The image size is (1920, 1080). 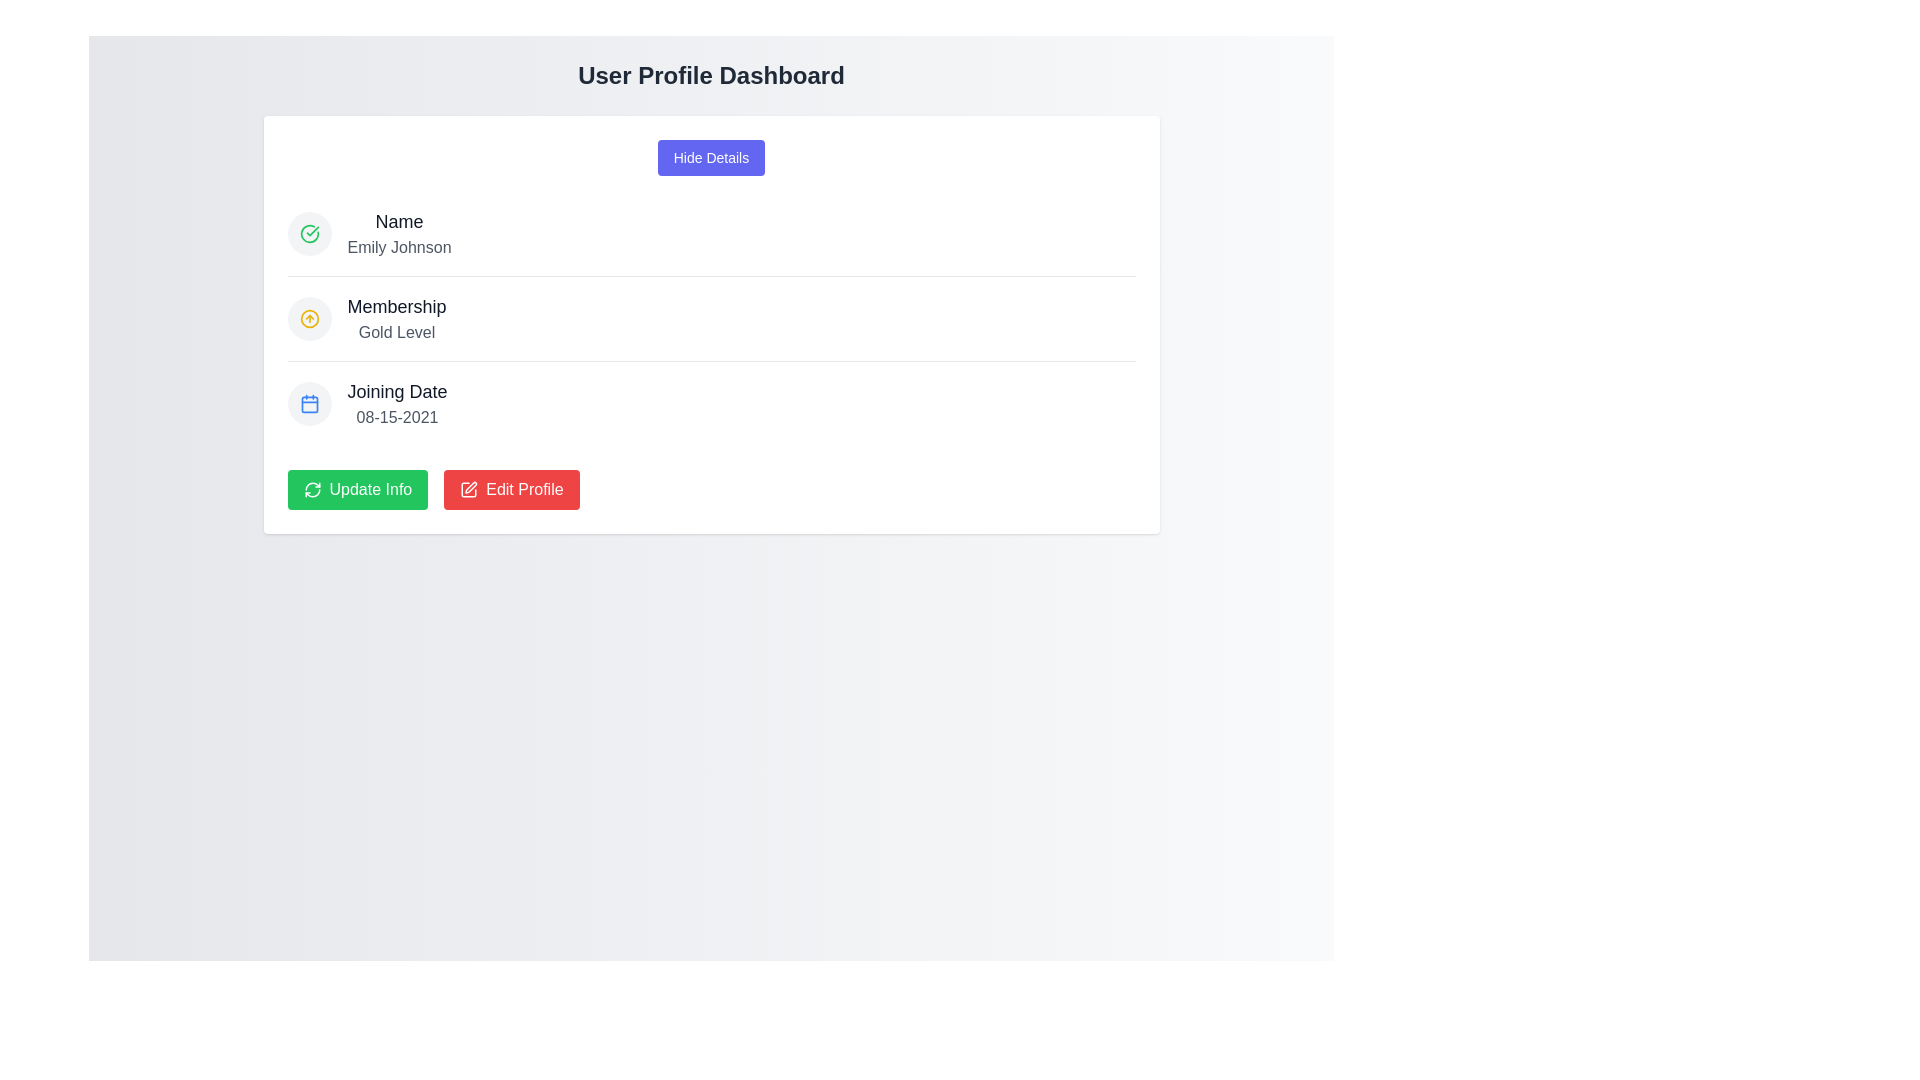 What do you see at coordinates (399, 233) in the screenshot?
I see `the 'Name' text display pair that shows the user's name 'Emily Johnson', positioned as the first entry in the user information section, to the right of a circular checkmark icon` at bounding box center [399, 233].